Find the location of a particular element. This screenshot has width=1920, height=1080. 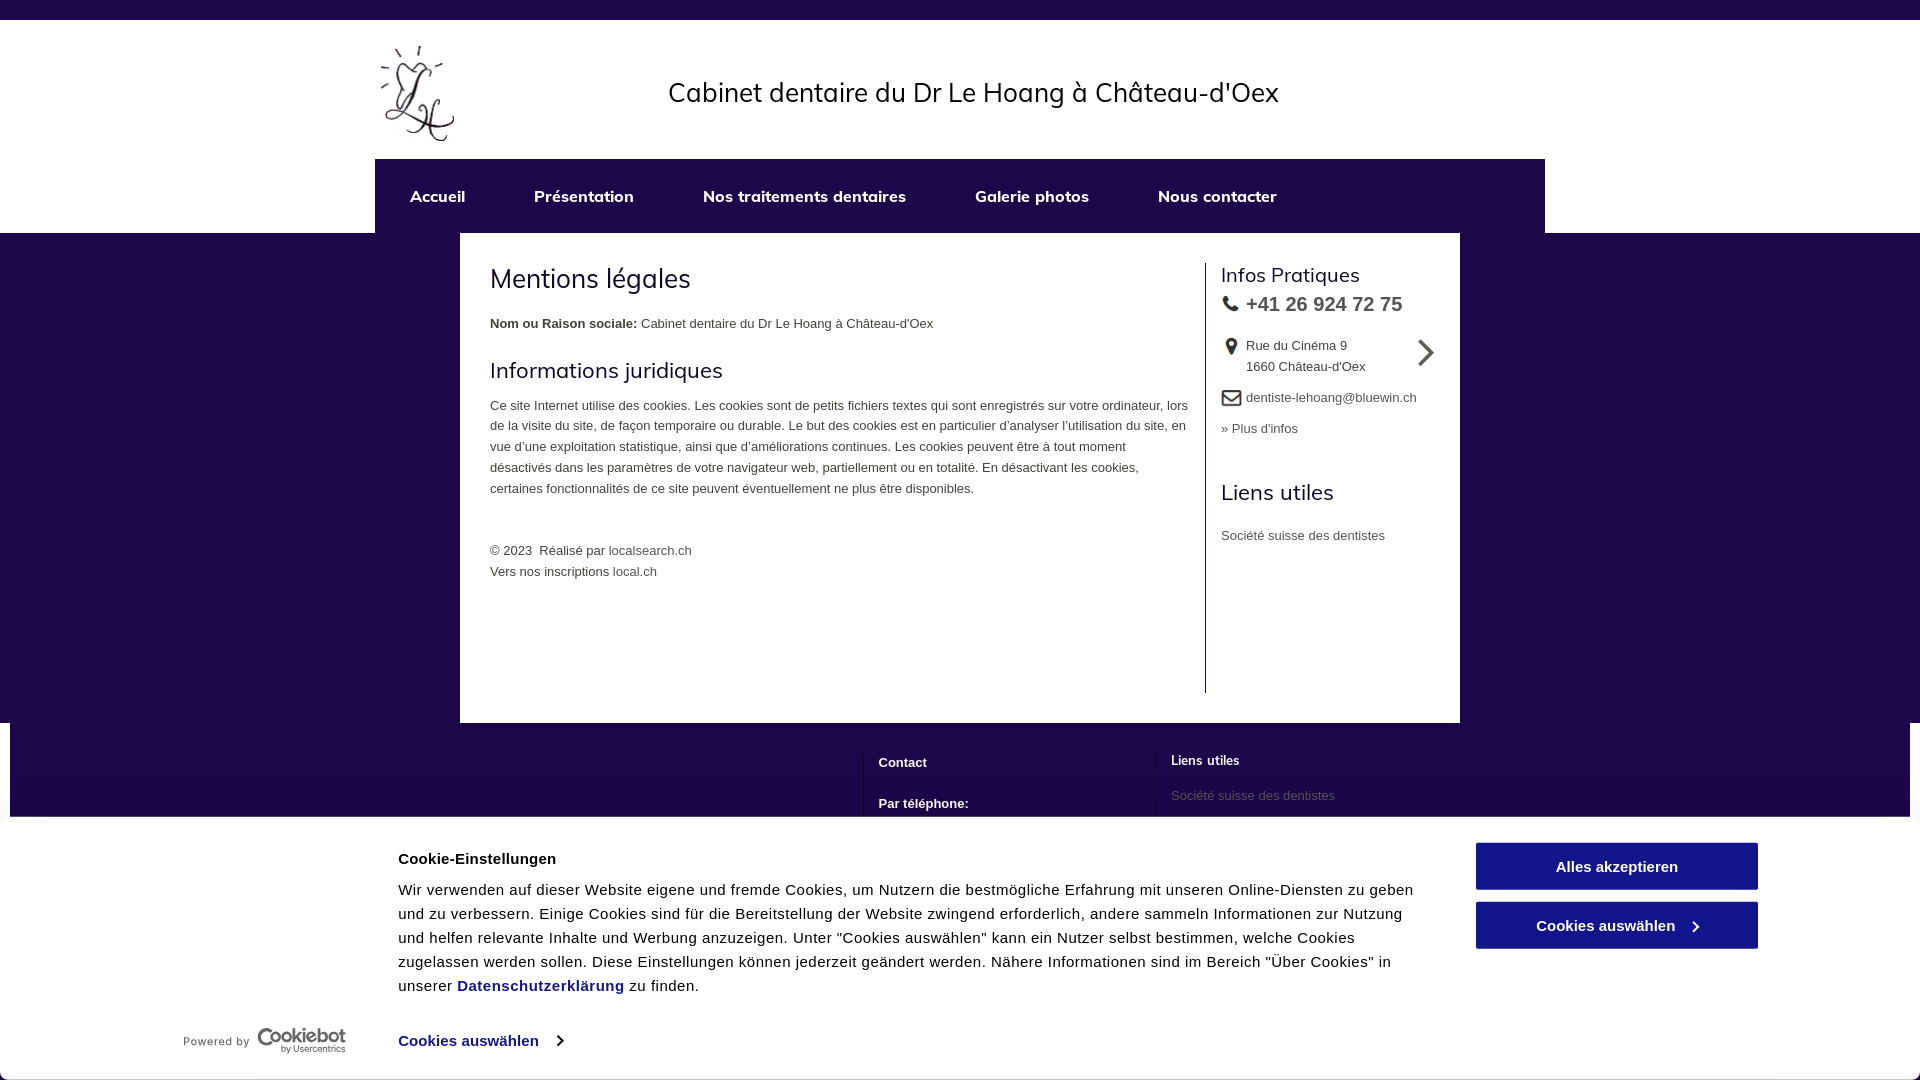

'local.ch' is located at coordinates (612, 571).